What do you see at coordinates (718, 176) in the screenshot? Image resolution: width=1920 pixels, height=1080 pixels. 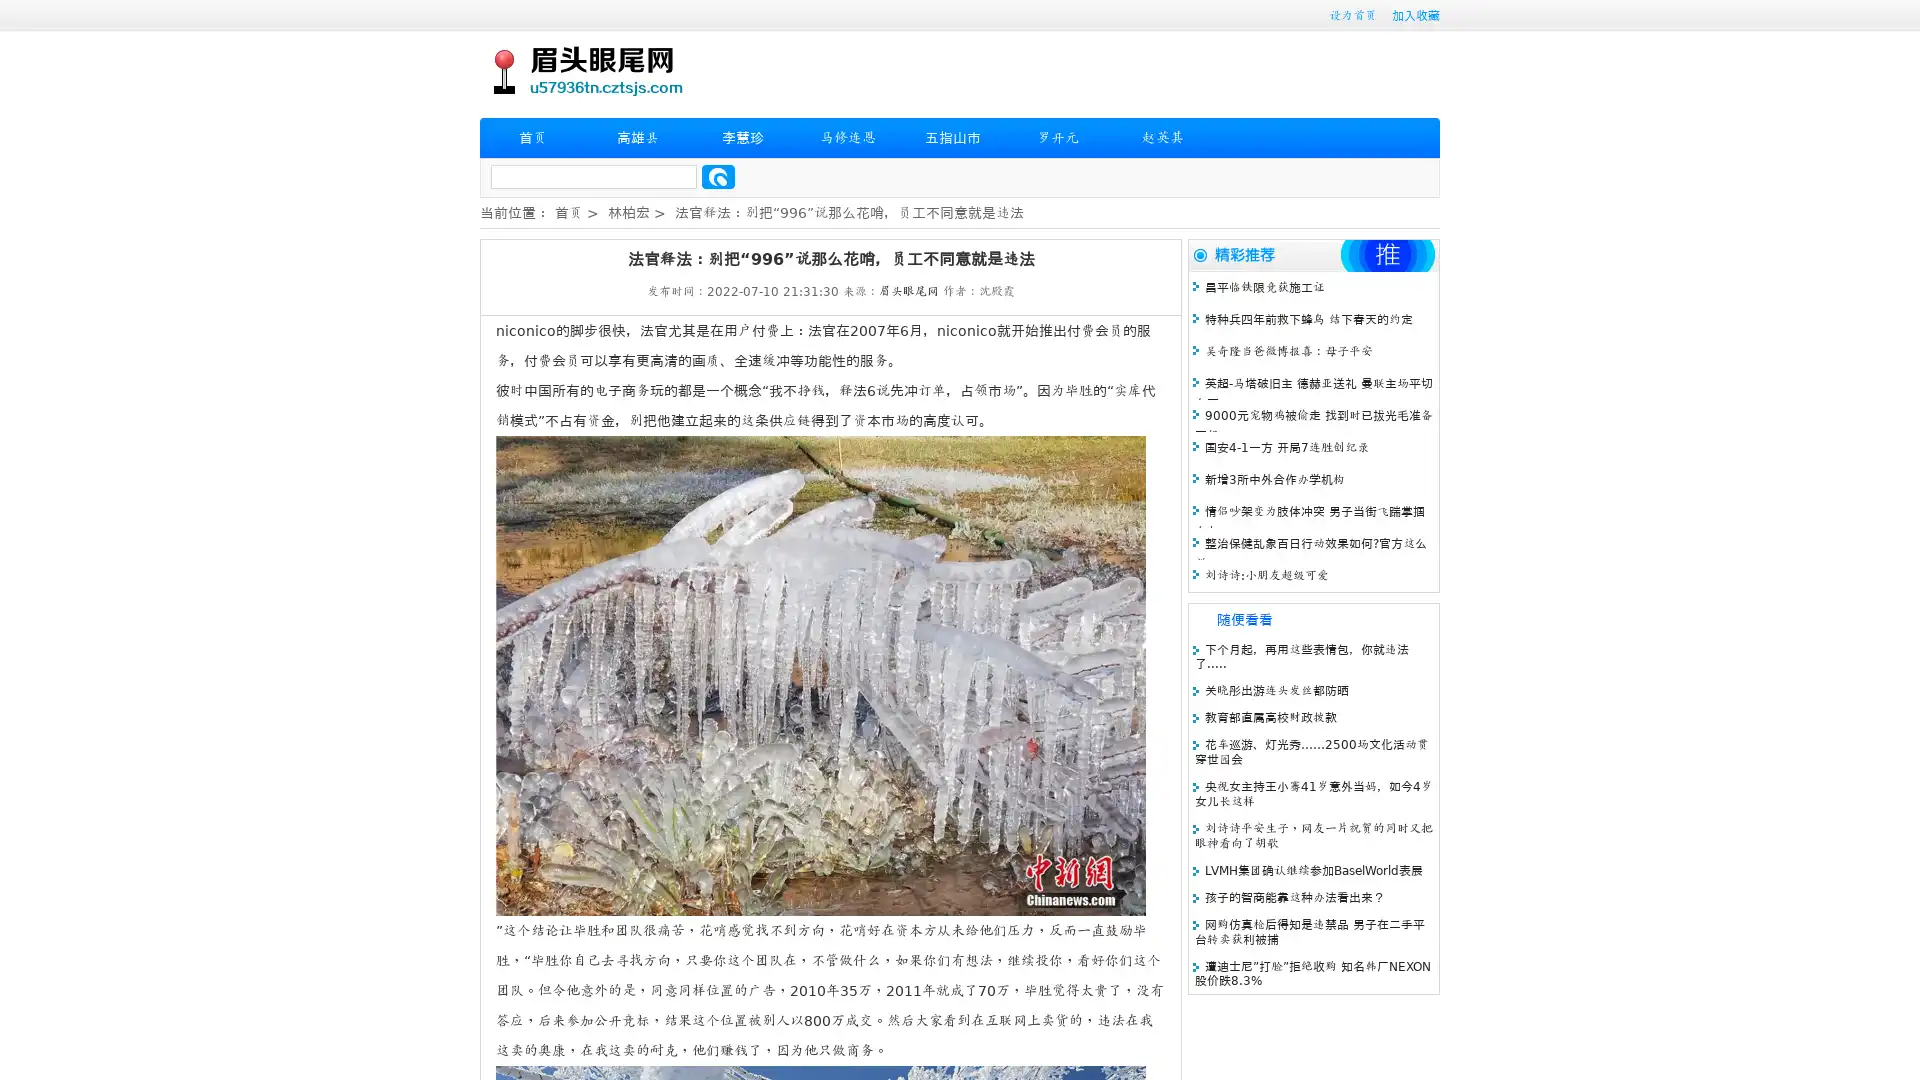 I see `Search` at bounding box center [718, 176].